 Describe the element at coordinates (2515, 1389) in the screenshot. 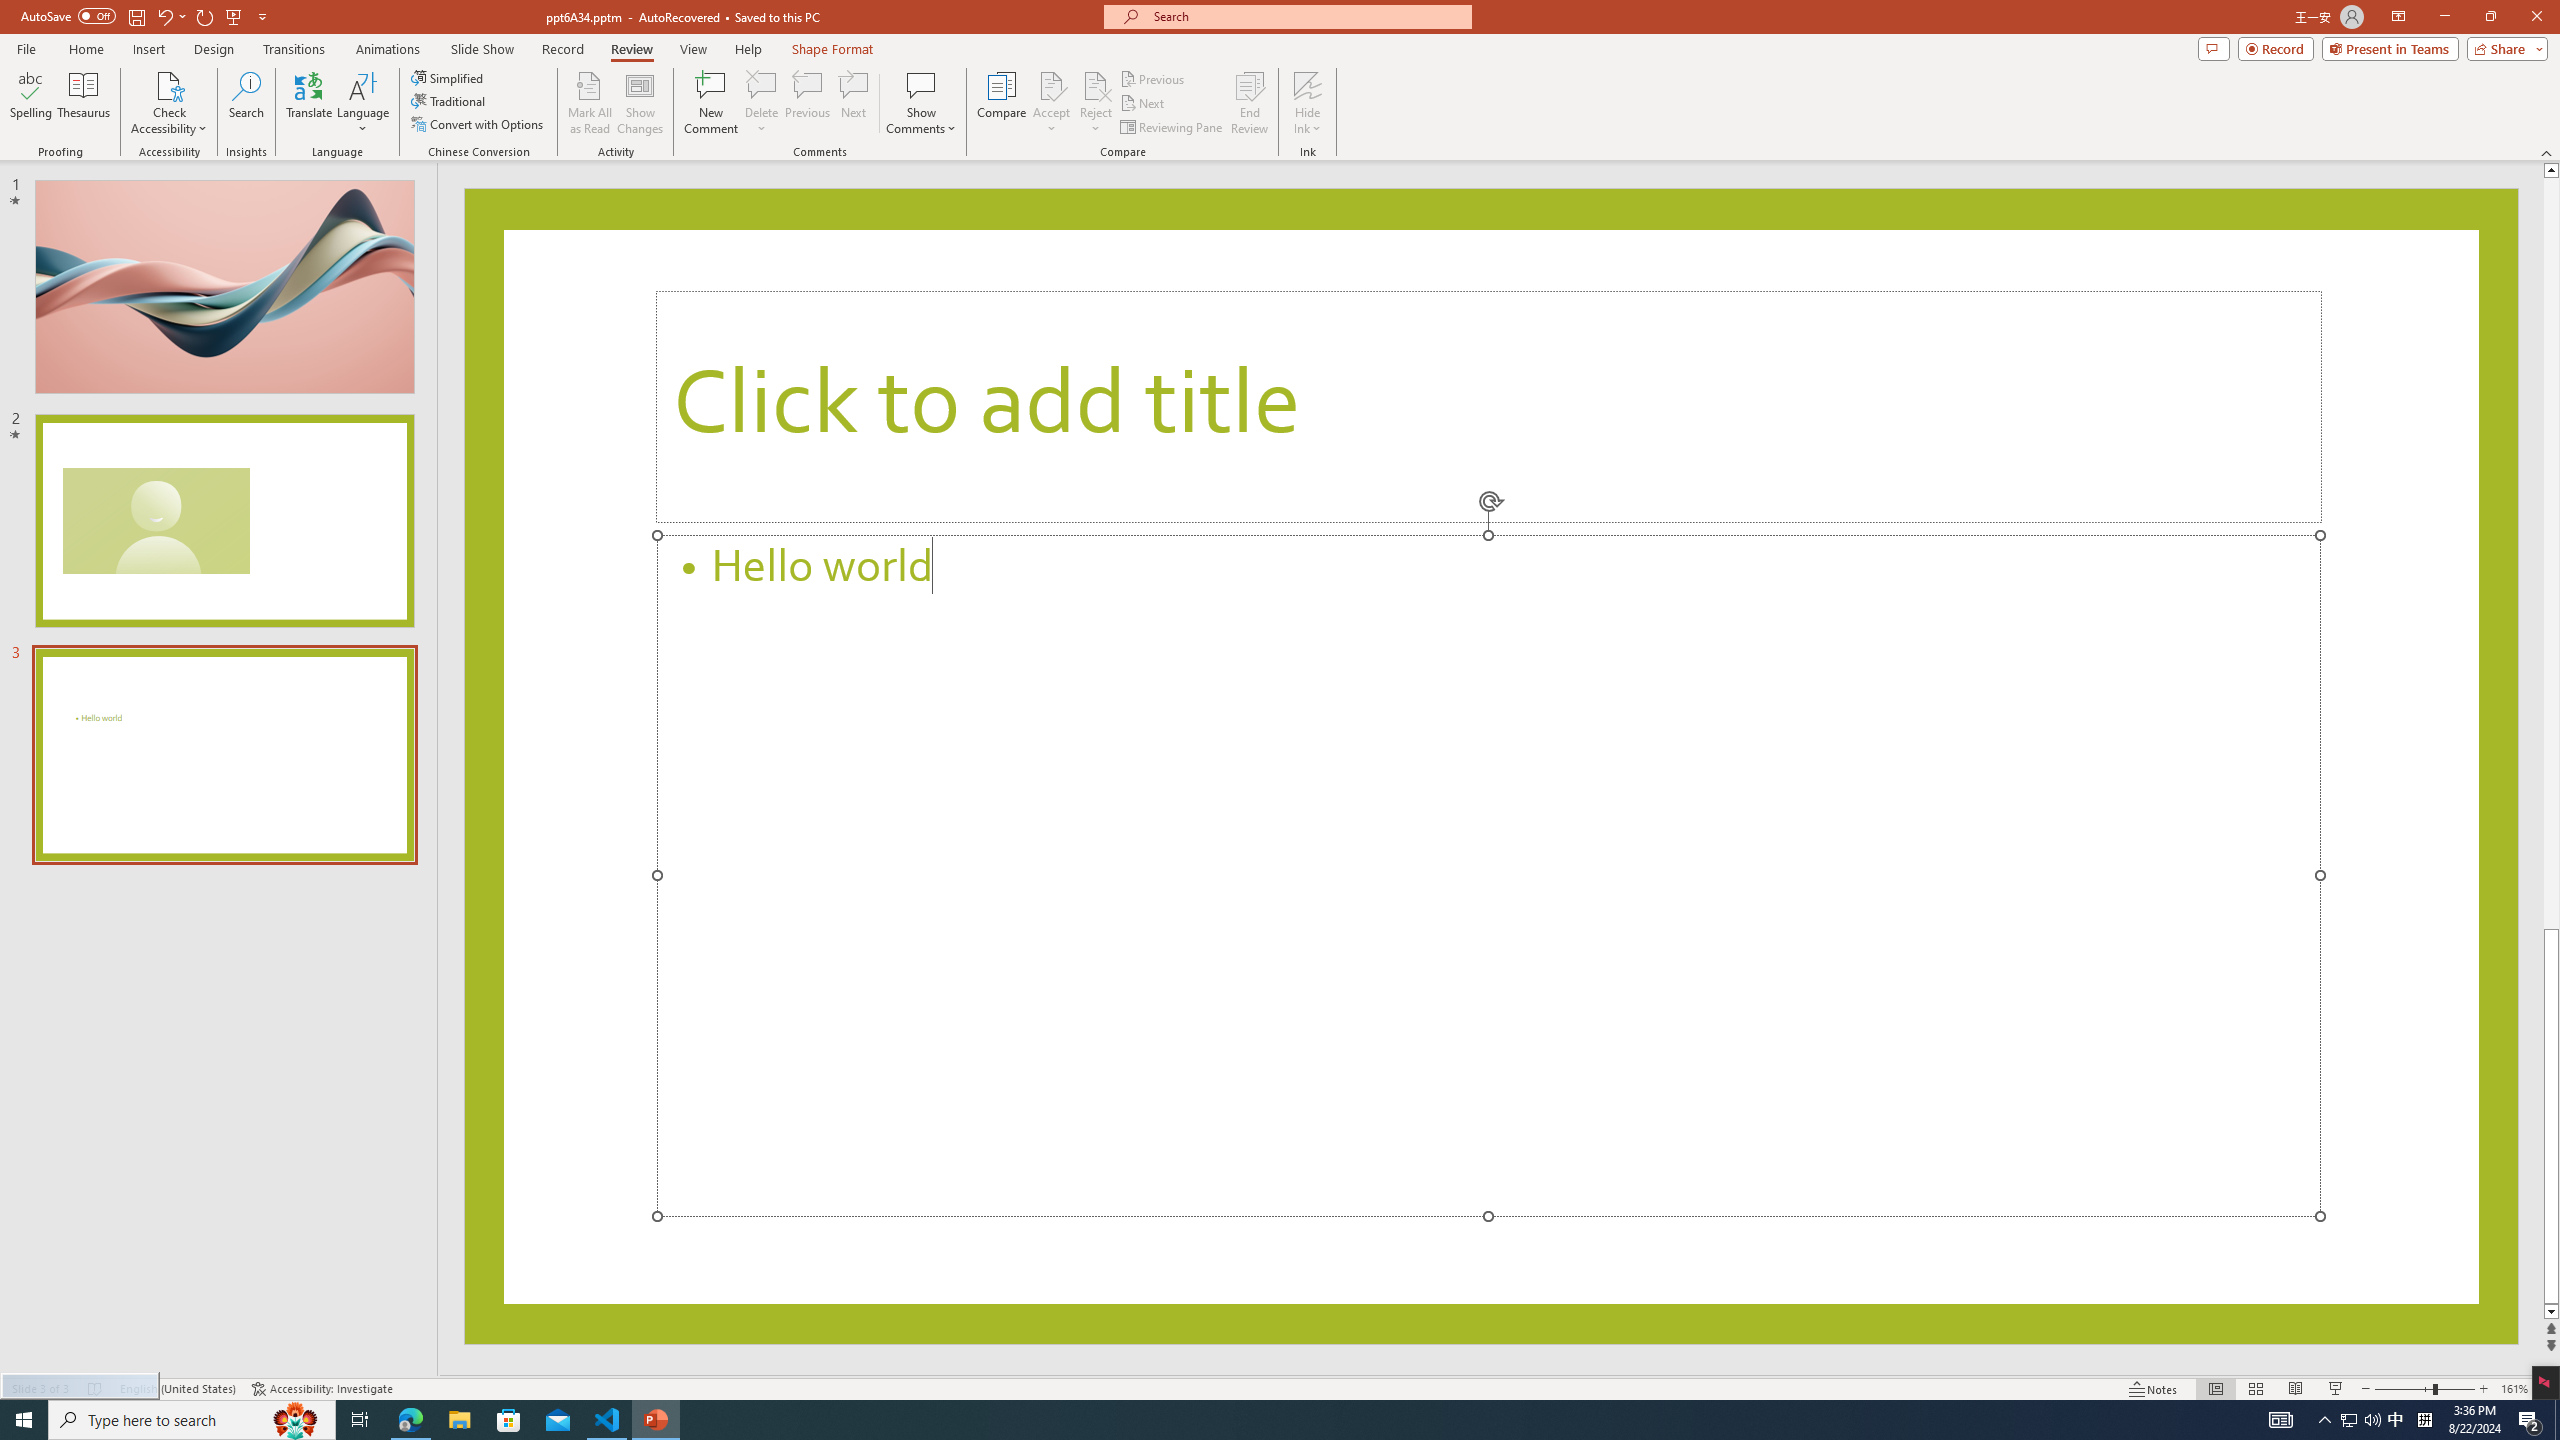

I see `'Zoom 161%'` at that location.